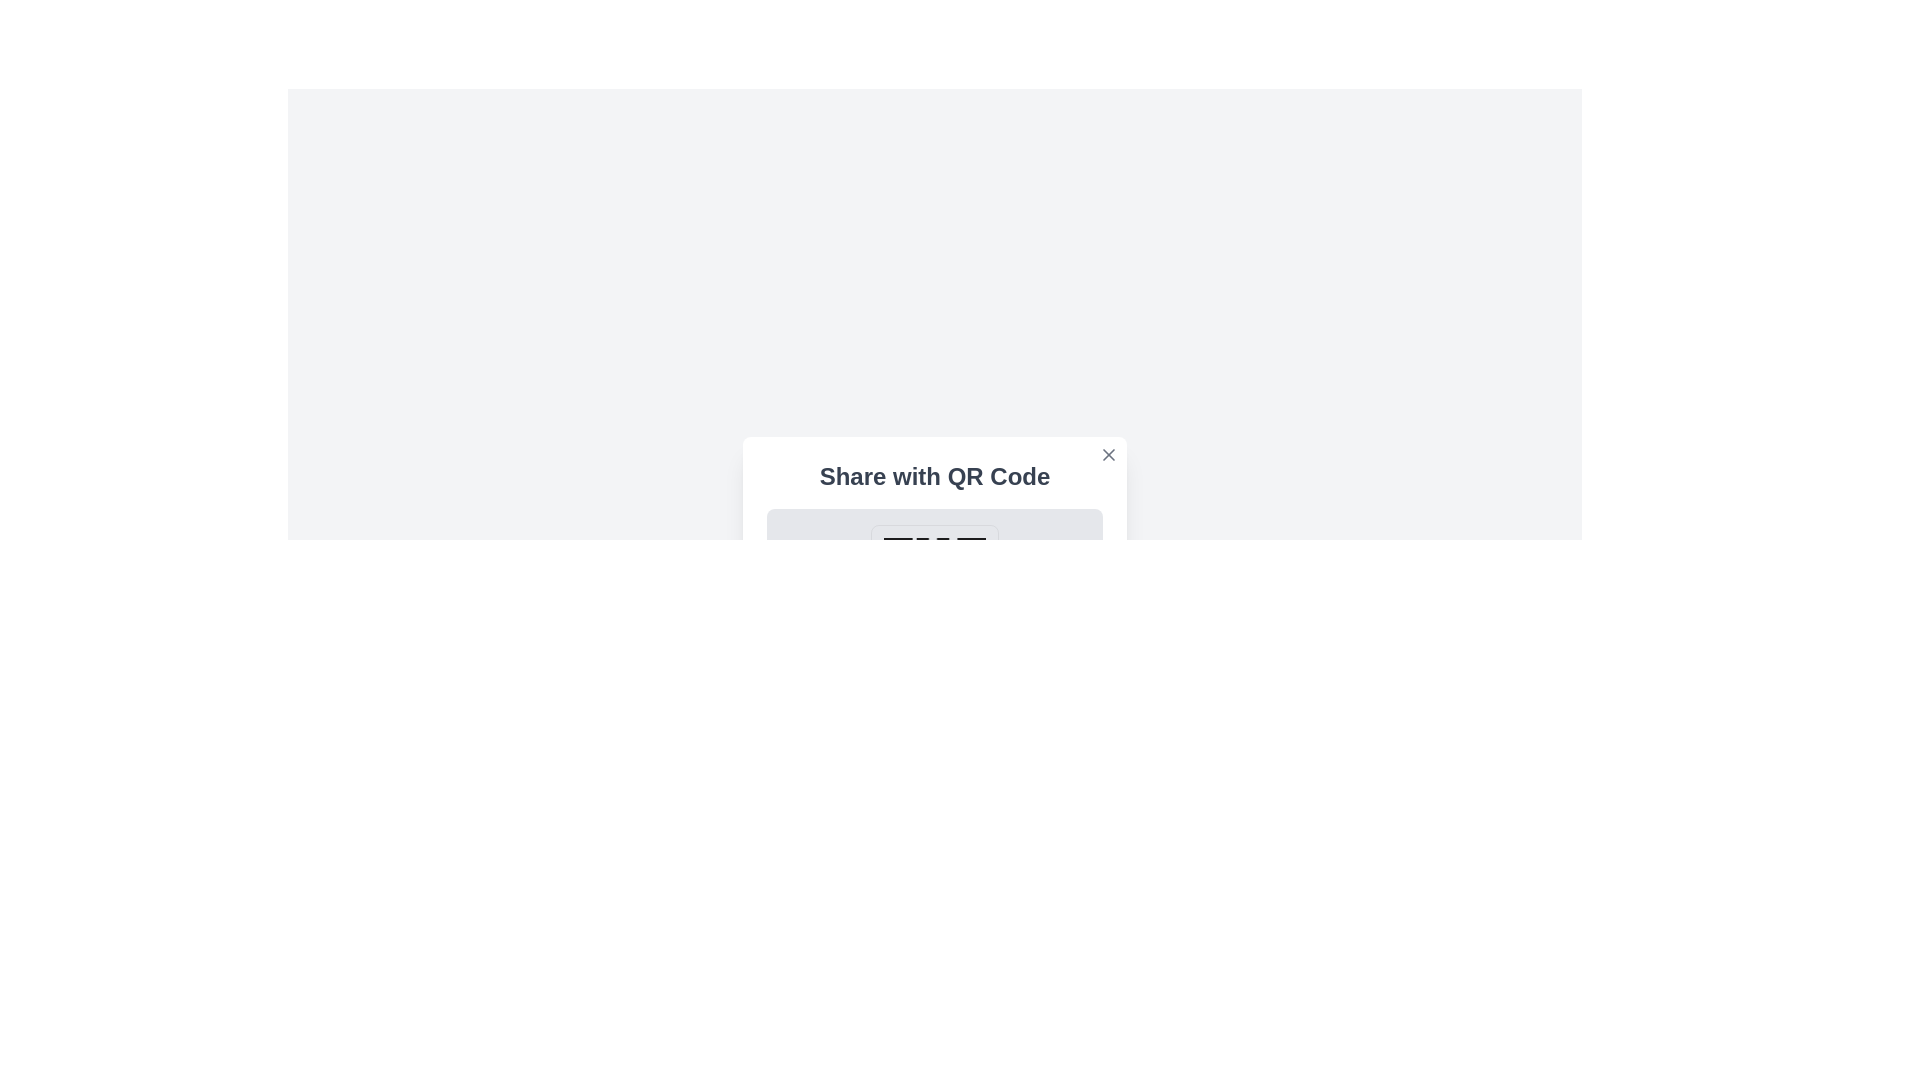 Image resolution: width=1920 pixels, height=1080 pixels. I want to click on text 'Share with QR Code' which is styled in bold and is located at the top of the modal box, just below the close button, so click(934, 477).